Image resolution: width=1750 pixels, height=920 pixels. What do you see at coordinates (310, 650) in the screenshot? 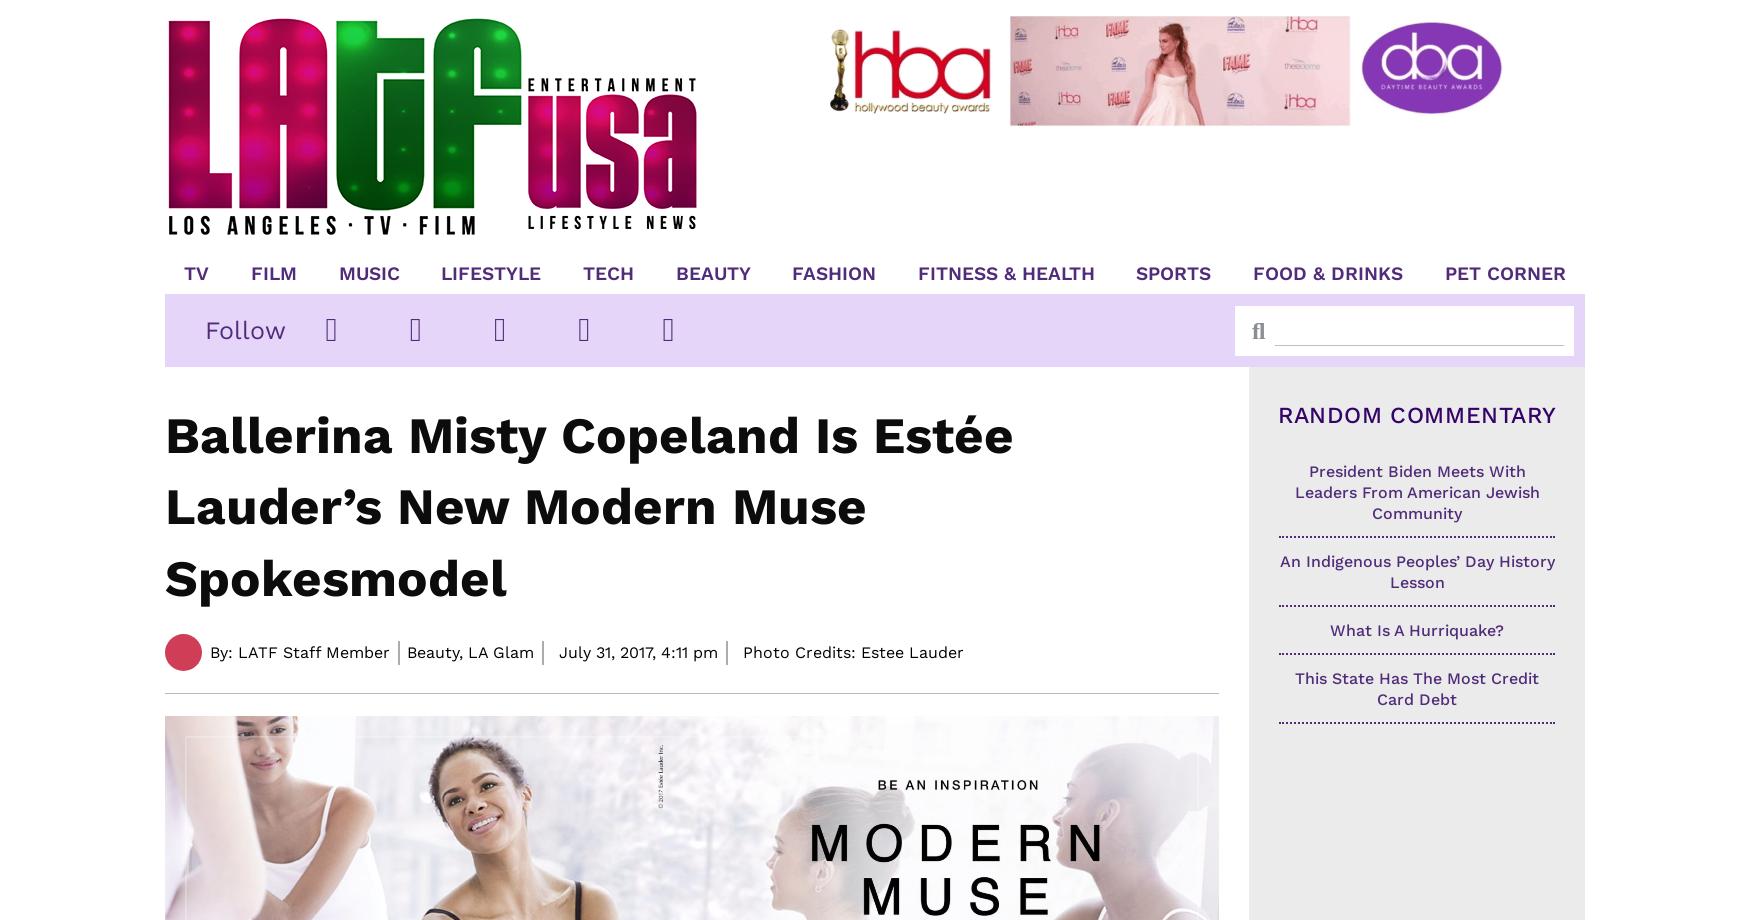
I see `'LATF Staff Member'` at bounding box center [310, 650].